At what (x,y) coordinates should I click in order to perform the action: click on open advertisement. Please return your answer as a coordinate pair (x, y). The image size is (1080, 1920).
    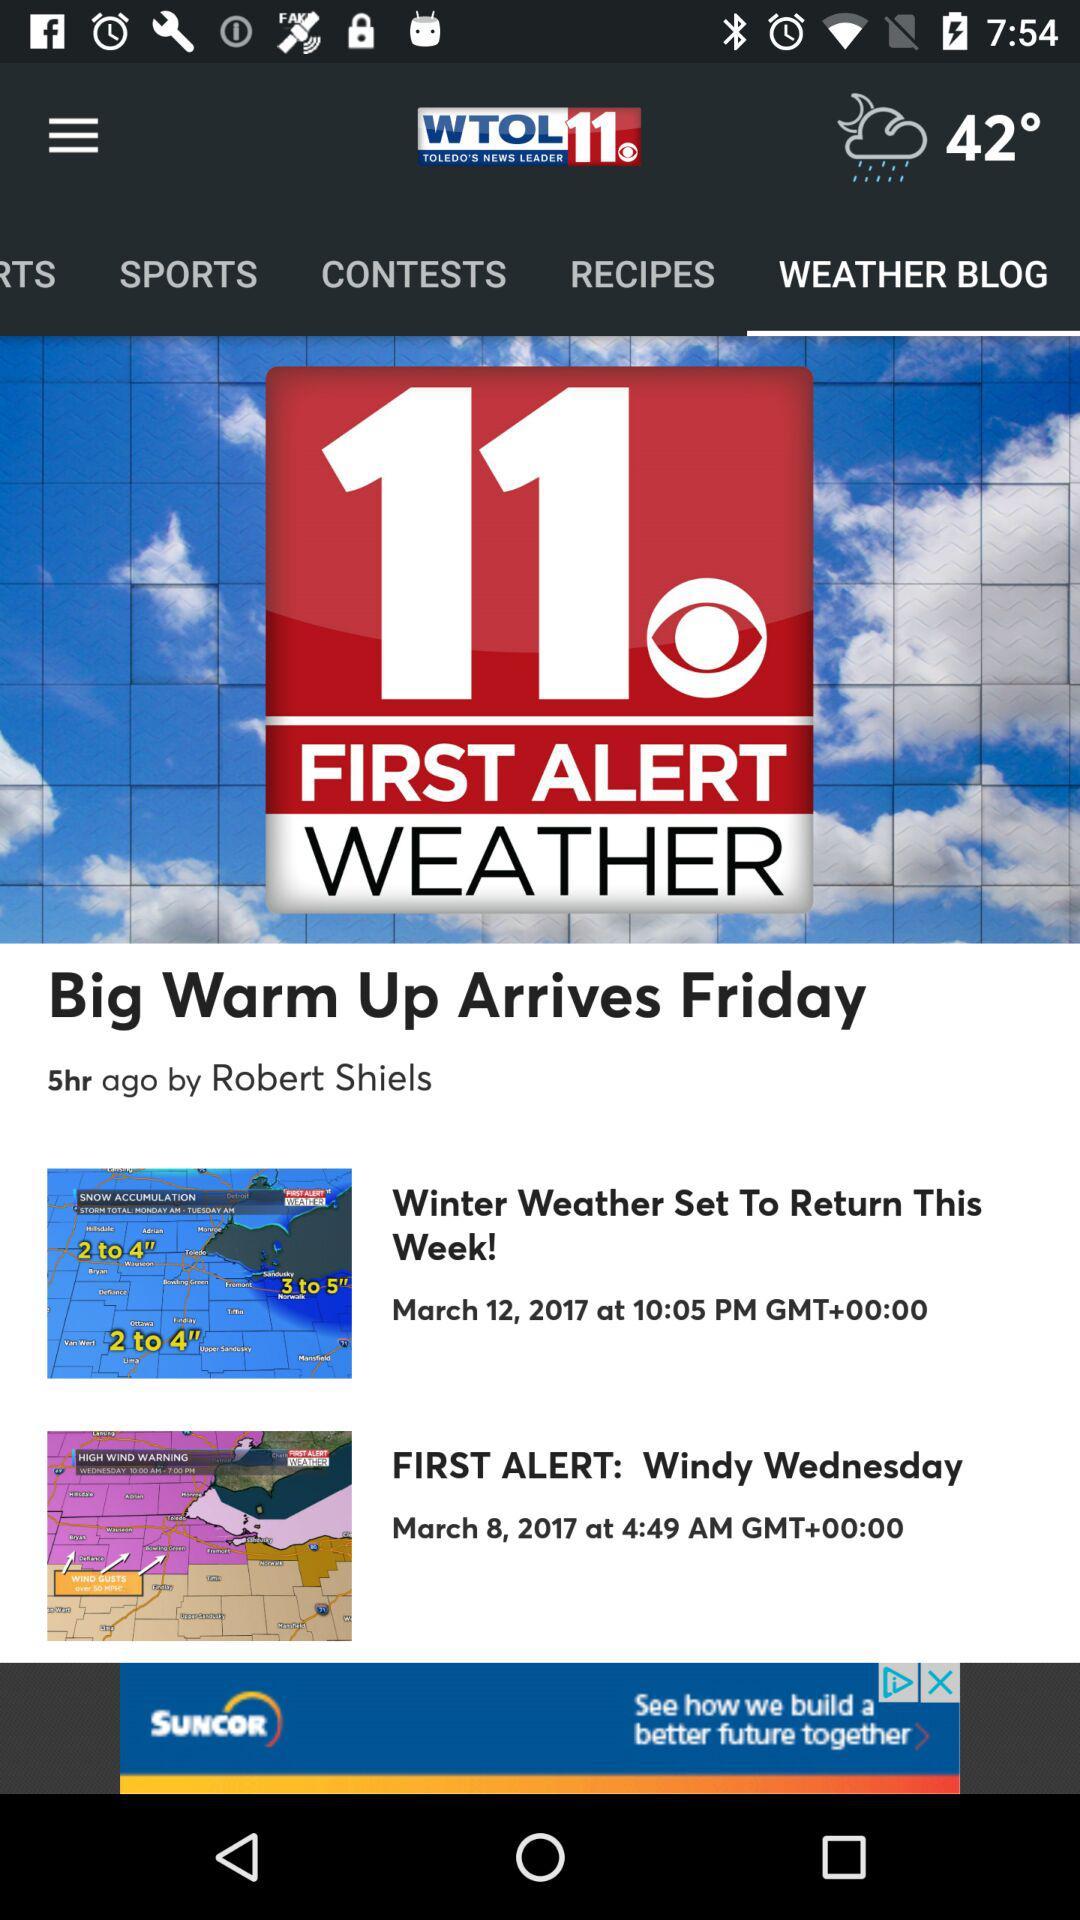
    Looking at the image, I should click on (540, 1727).